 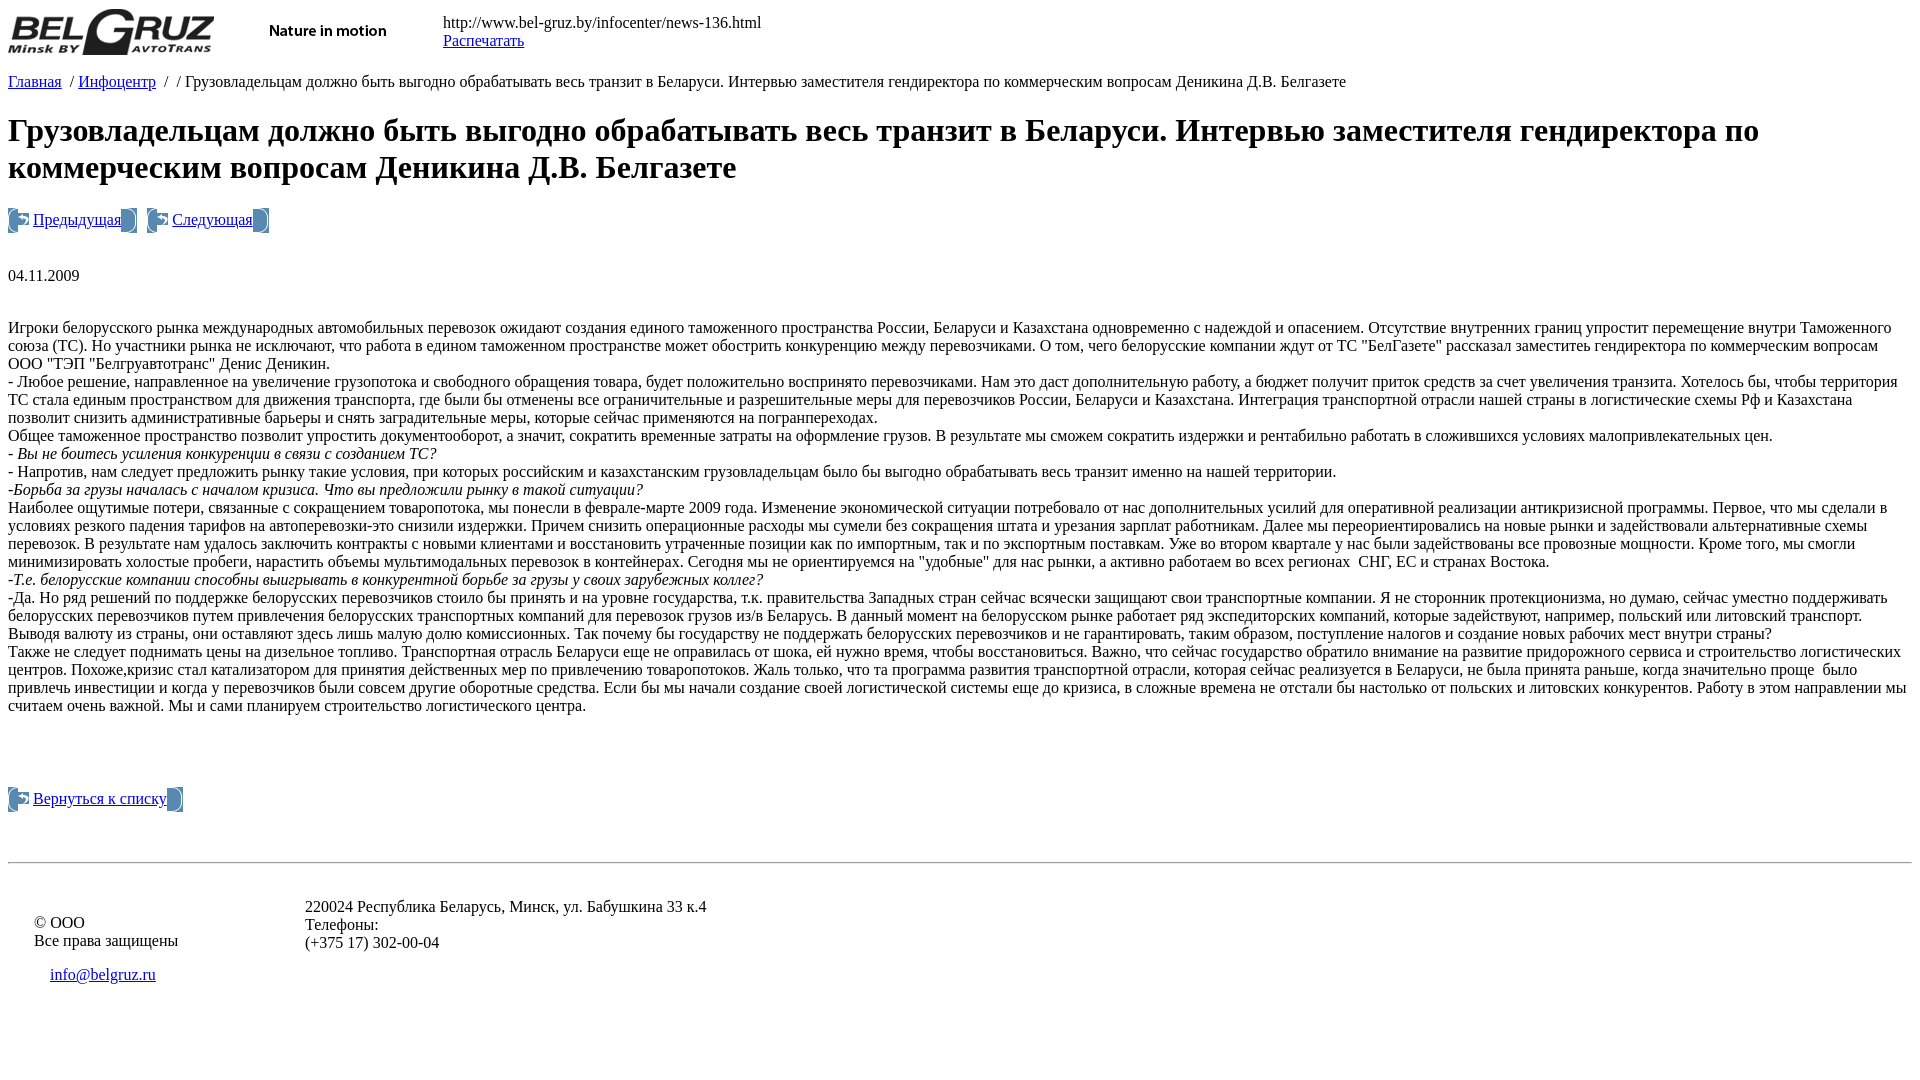 I want to click on 'info@belgruz.ru', so click(x=101, y=973).